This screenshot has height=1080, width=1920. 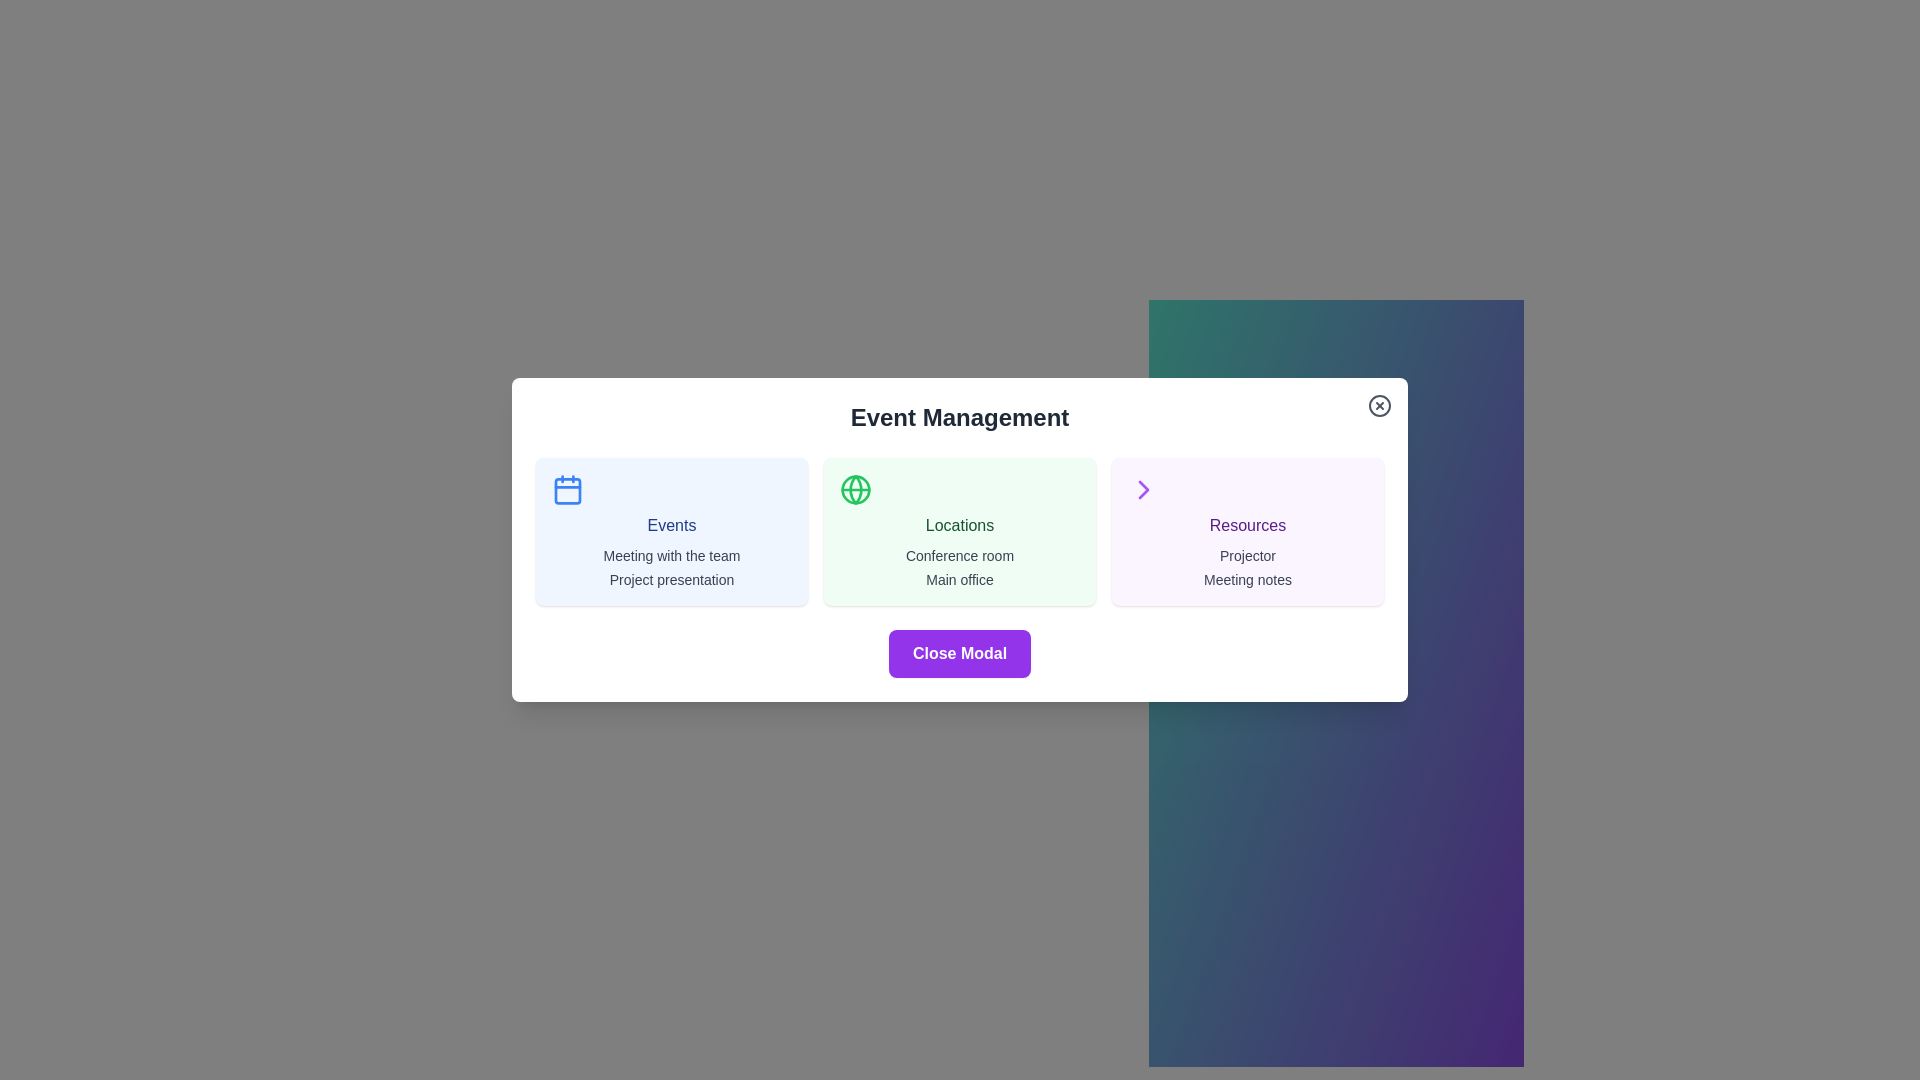 What do you see at coordinates (1143, 489) in the screenshot?
I see `the icon located at the top-right corner of the 'Resources' card` at bounding box center [1143, 489].